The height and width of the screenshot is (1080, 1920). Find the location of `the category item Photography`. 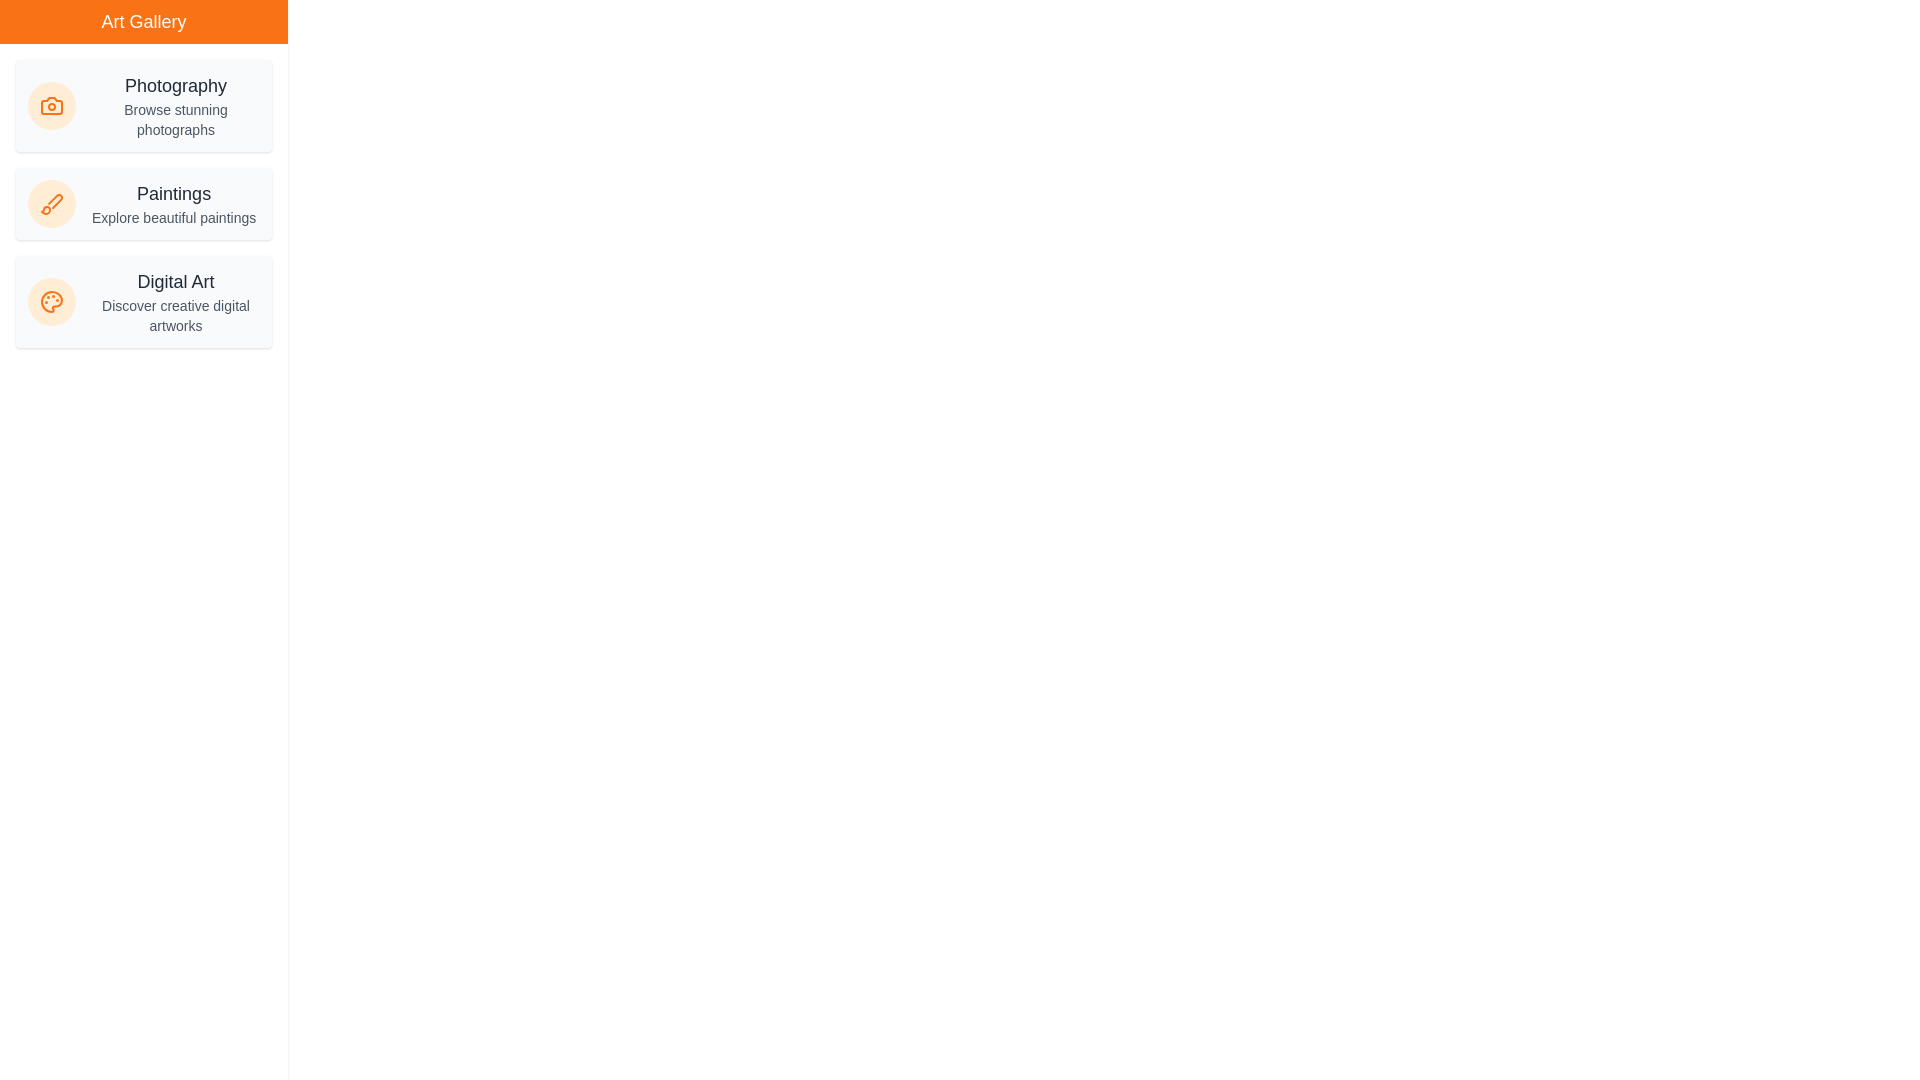

the category item Photography is located at coordinates (143, 105).